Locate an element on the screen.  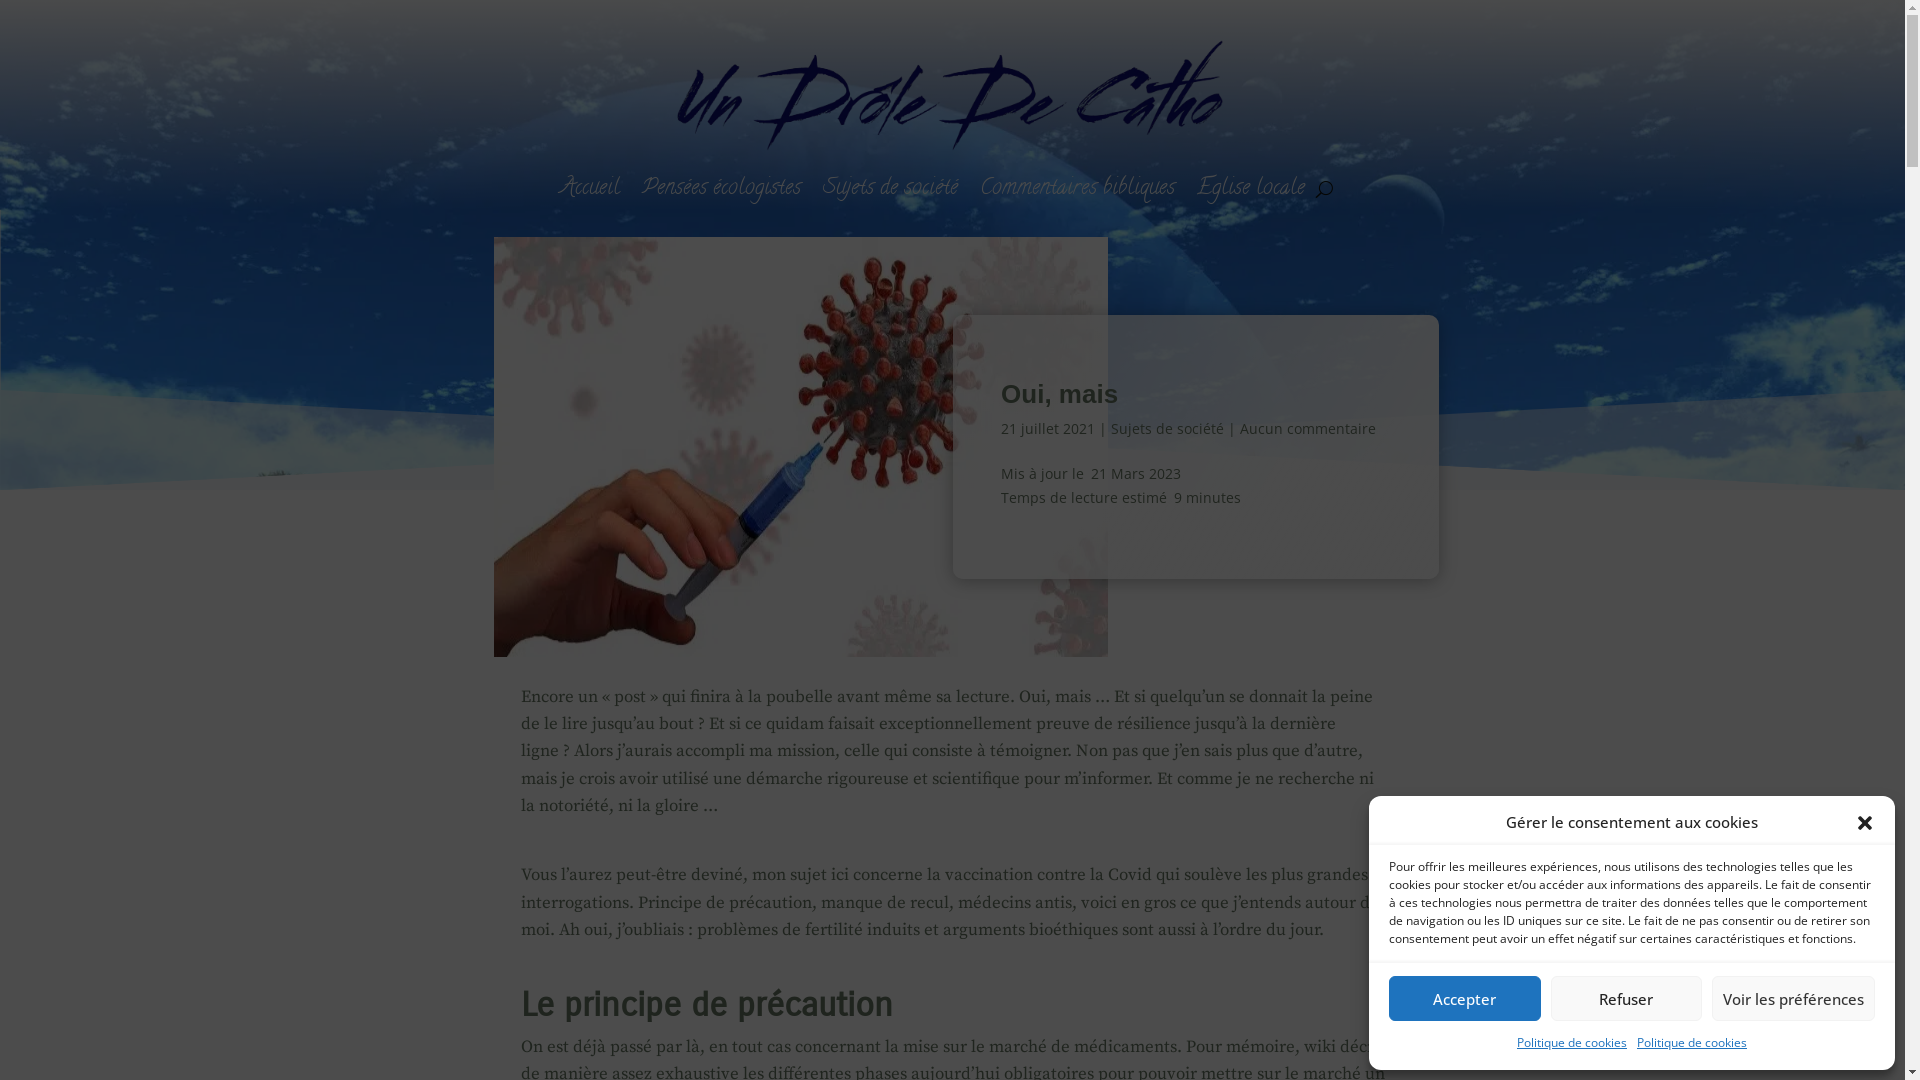
'Eglise locale' is located at coordinates (1250, 189).